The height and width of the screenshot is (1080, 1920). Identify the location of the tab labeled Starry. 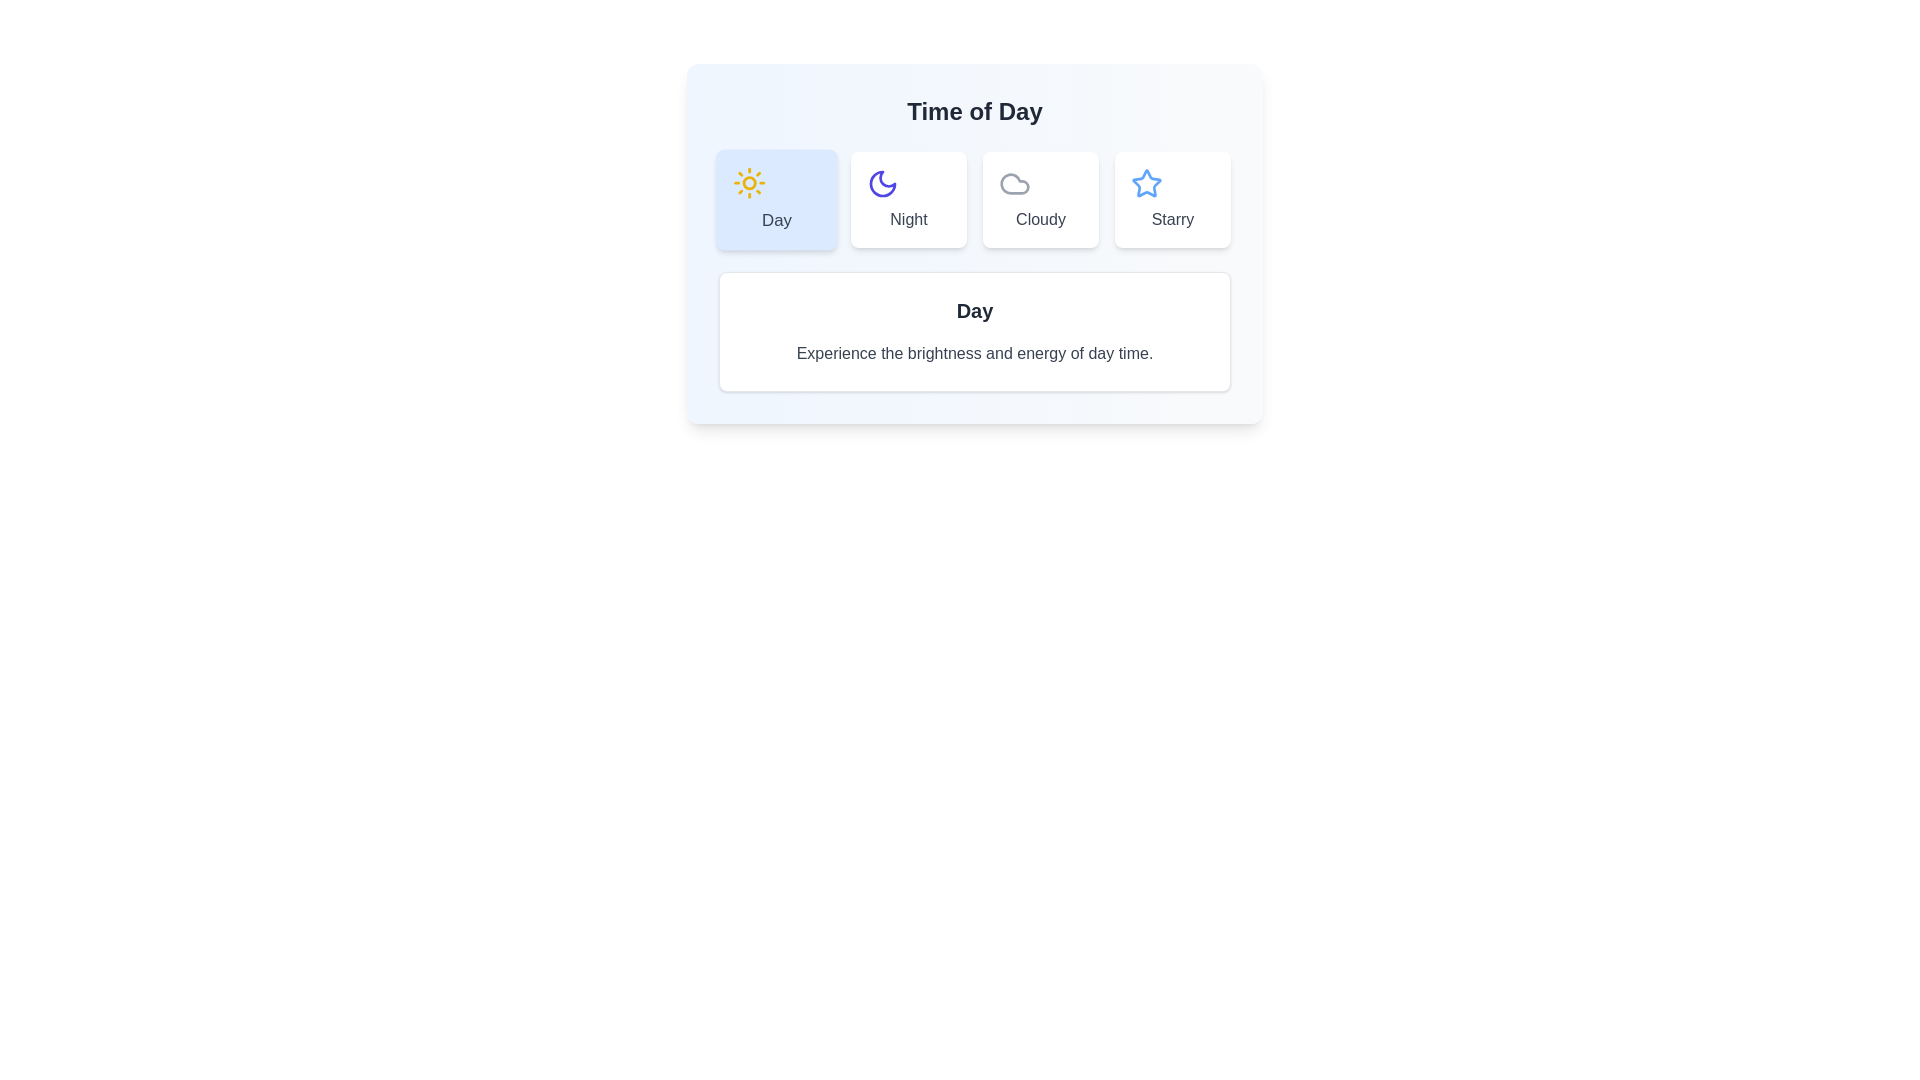
(1172, 200).